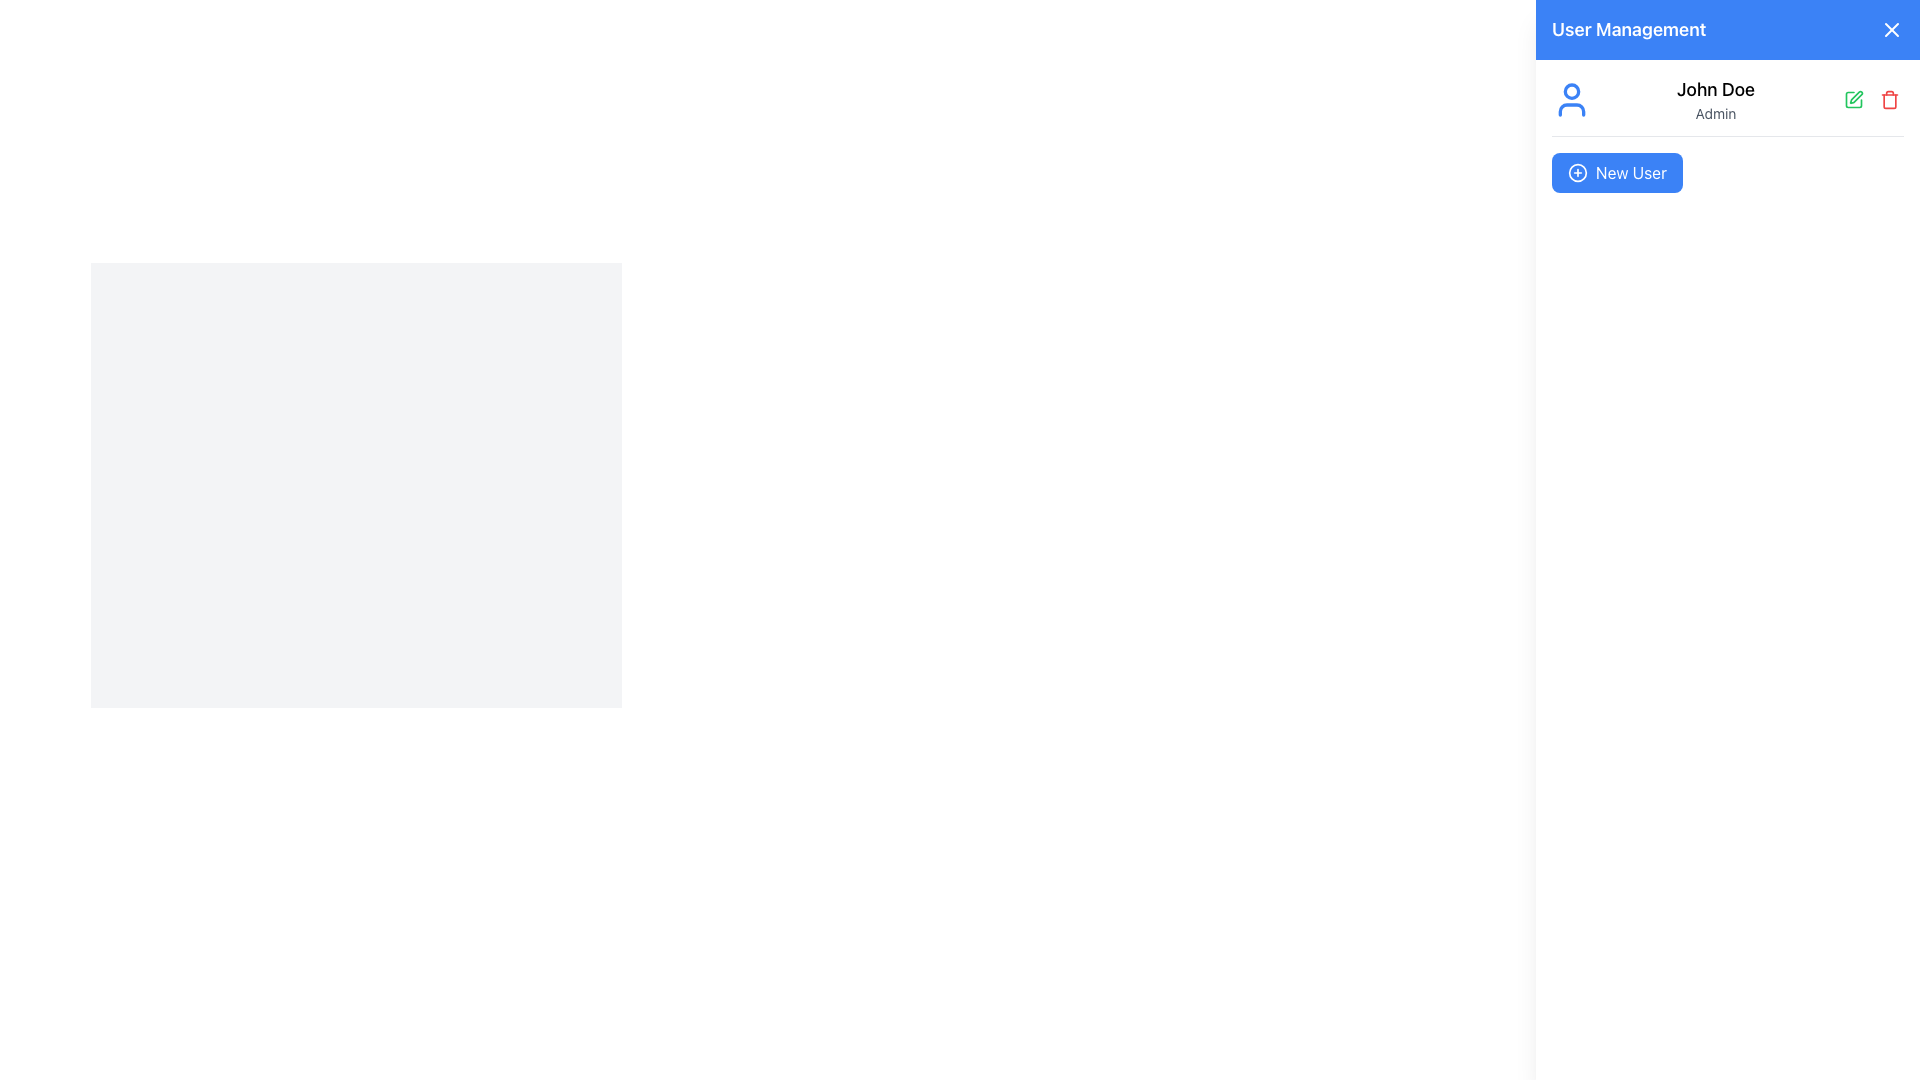 Image resolution: width=1920 pixels, height=1080 pixels. Describe the element at coordinates (1890, 30) in the screenshot. I see `the diagonal cross icon in the User Management header` at that location.